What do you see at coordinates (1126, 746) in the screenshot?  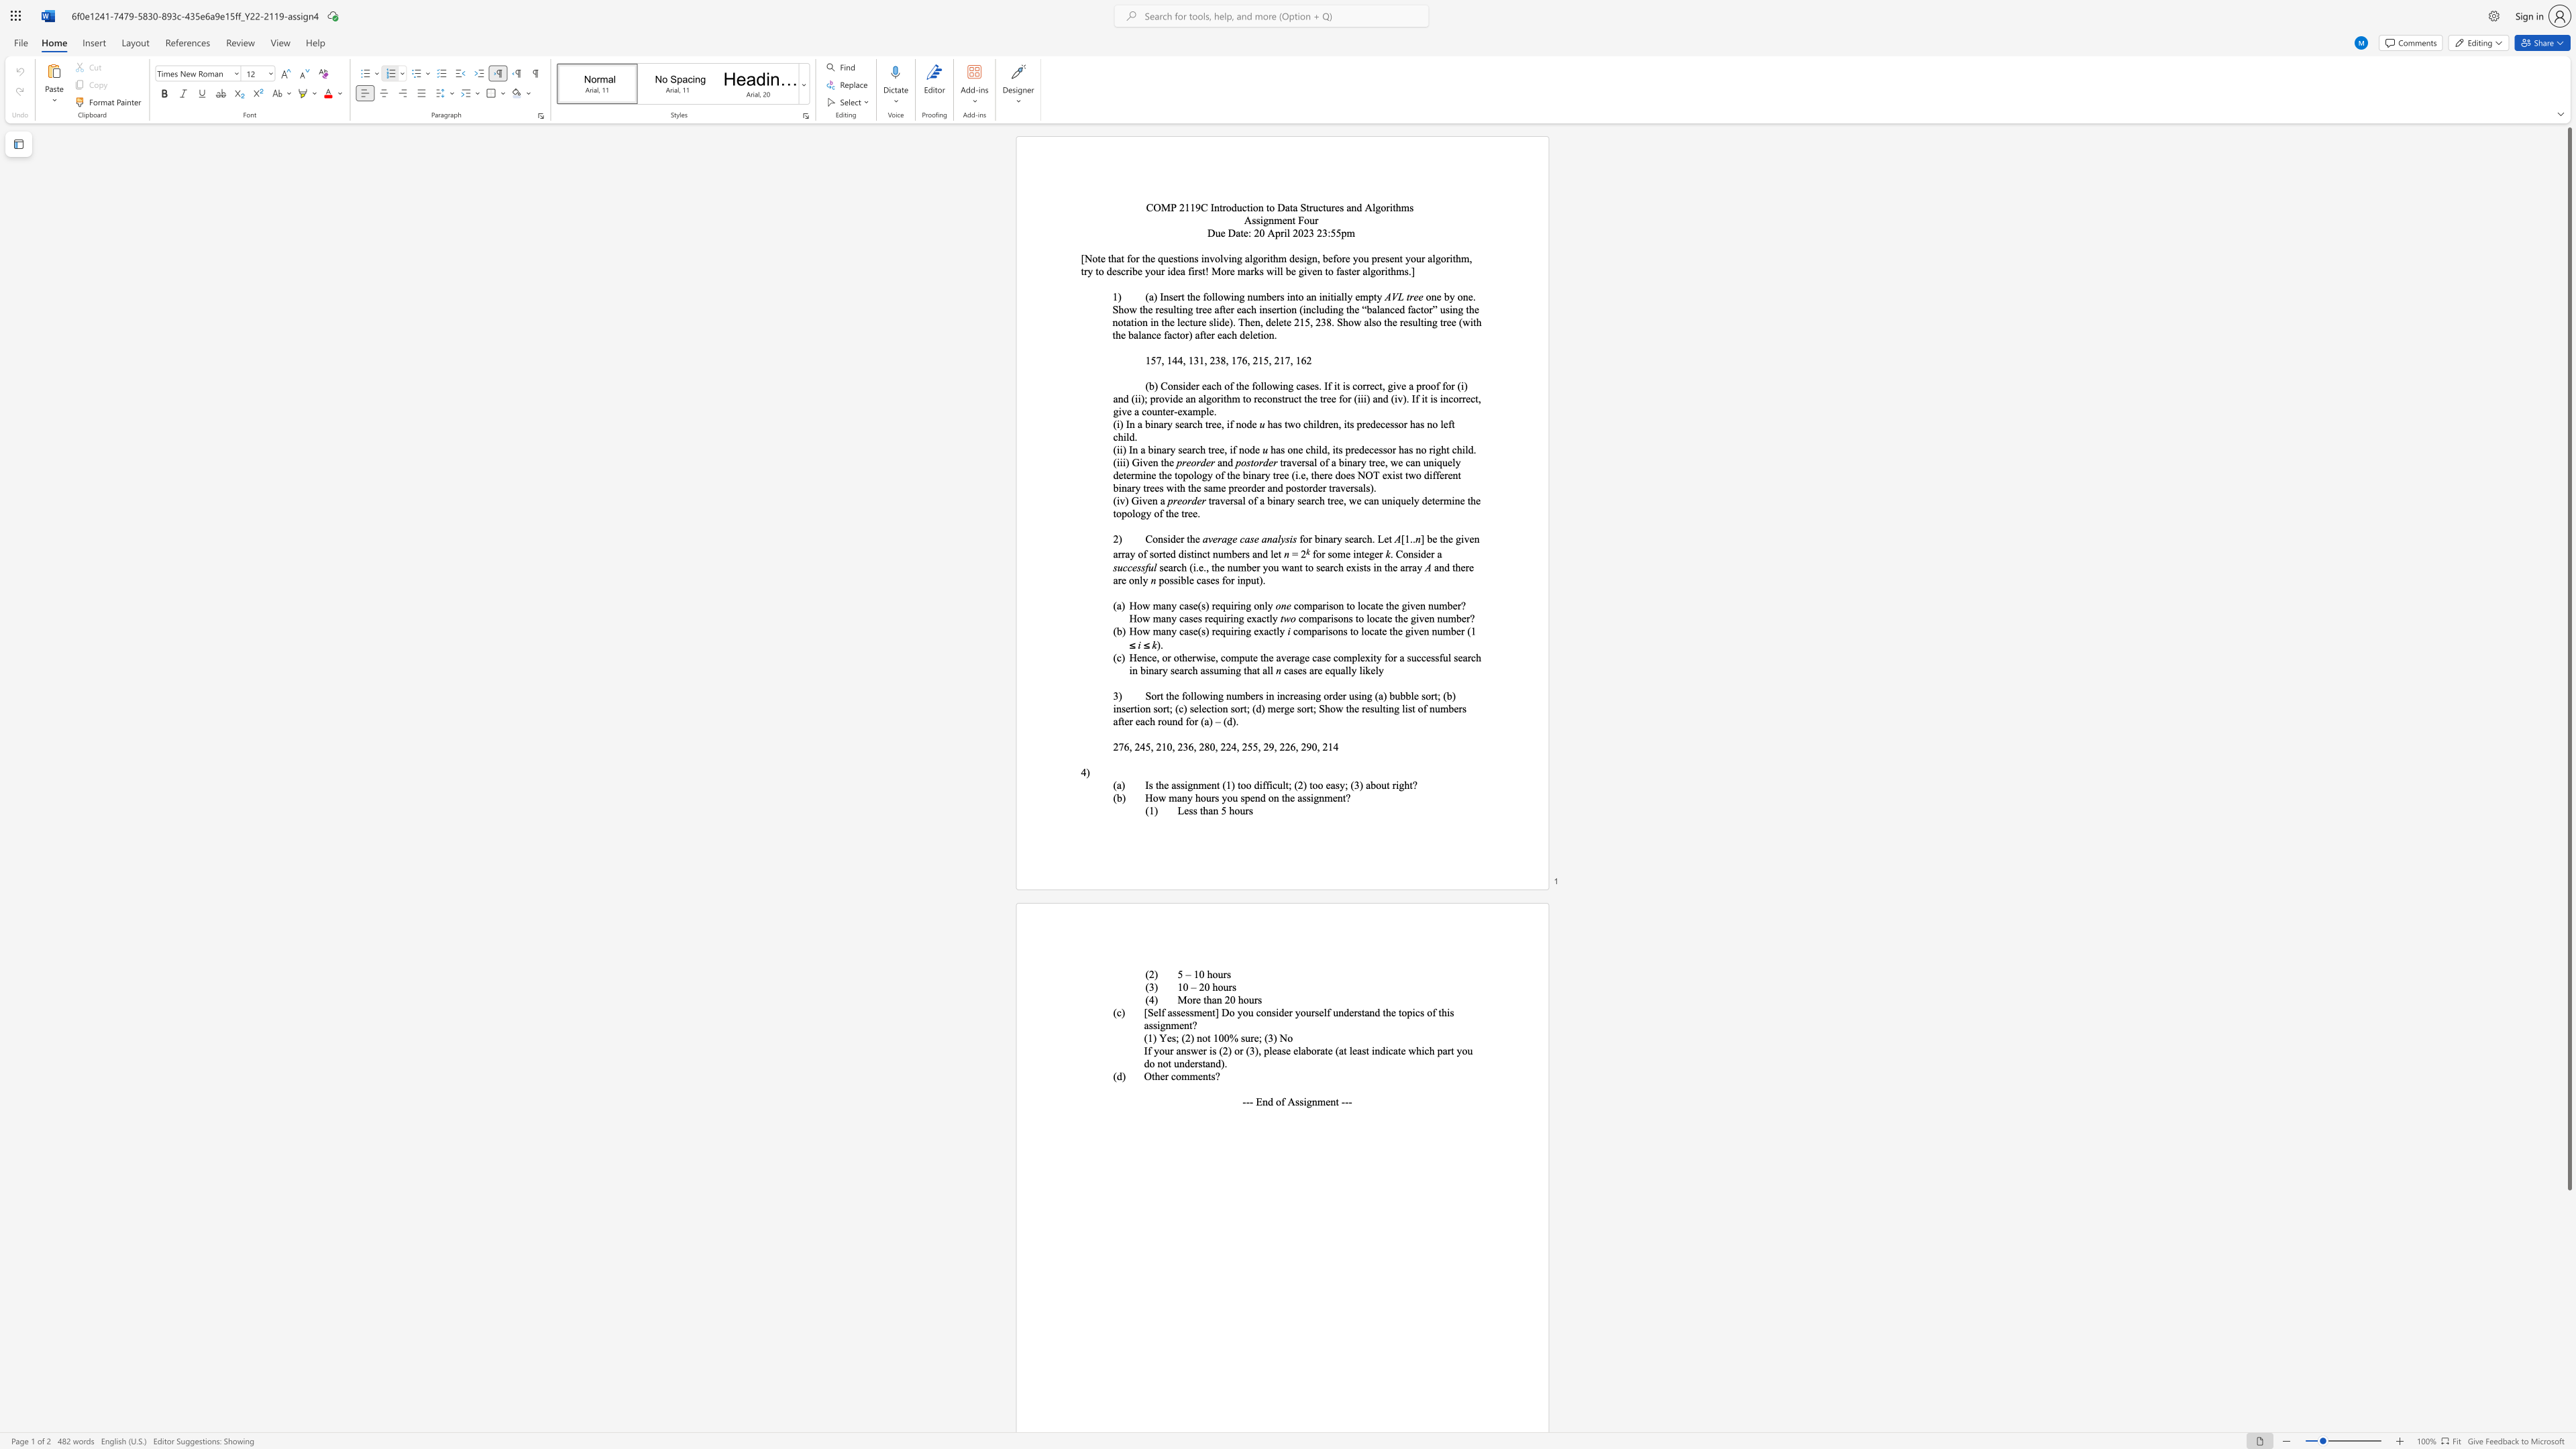 I see `the 1th character "6" in the text` at bounding box center [1126, 746].